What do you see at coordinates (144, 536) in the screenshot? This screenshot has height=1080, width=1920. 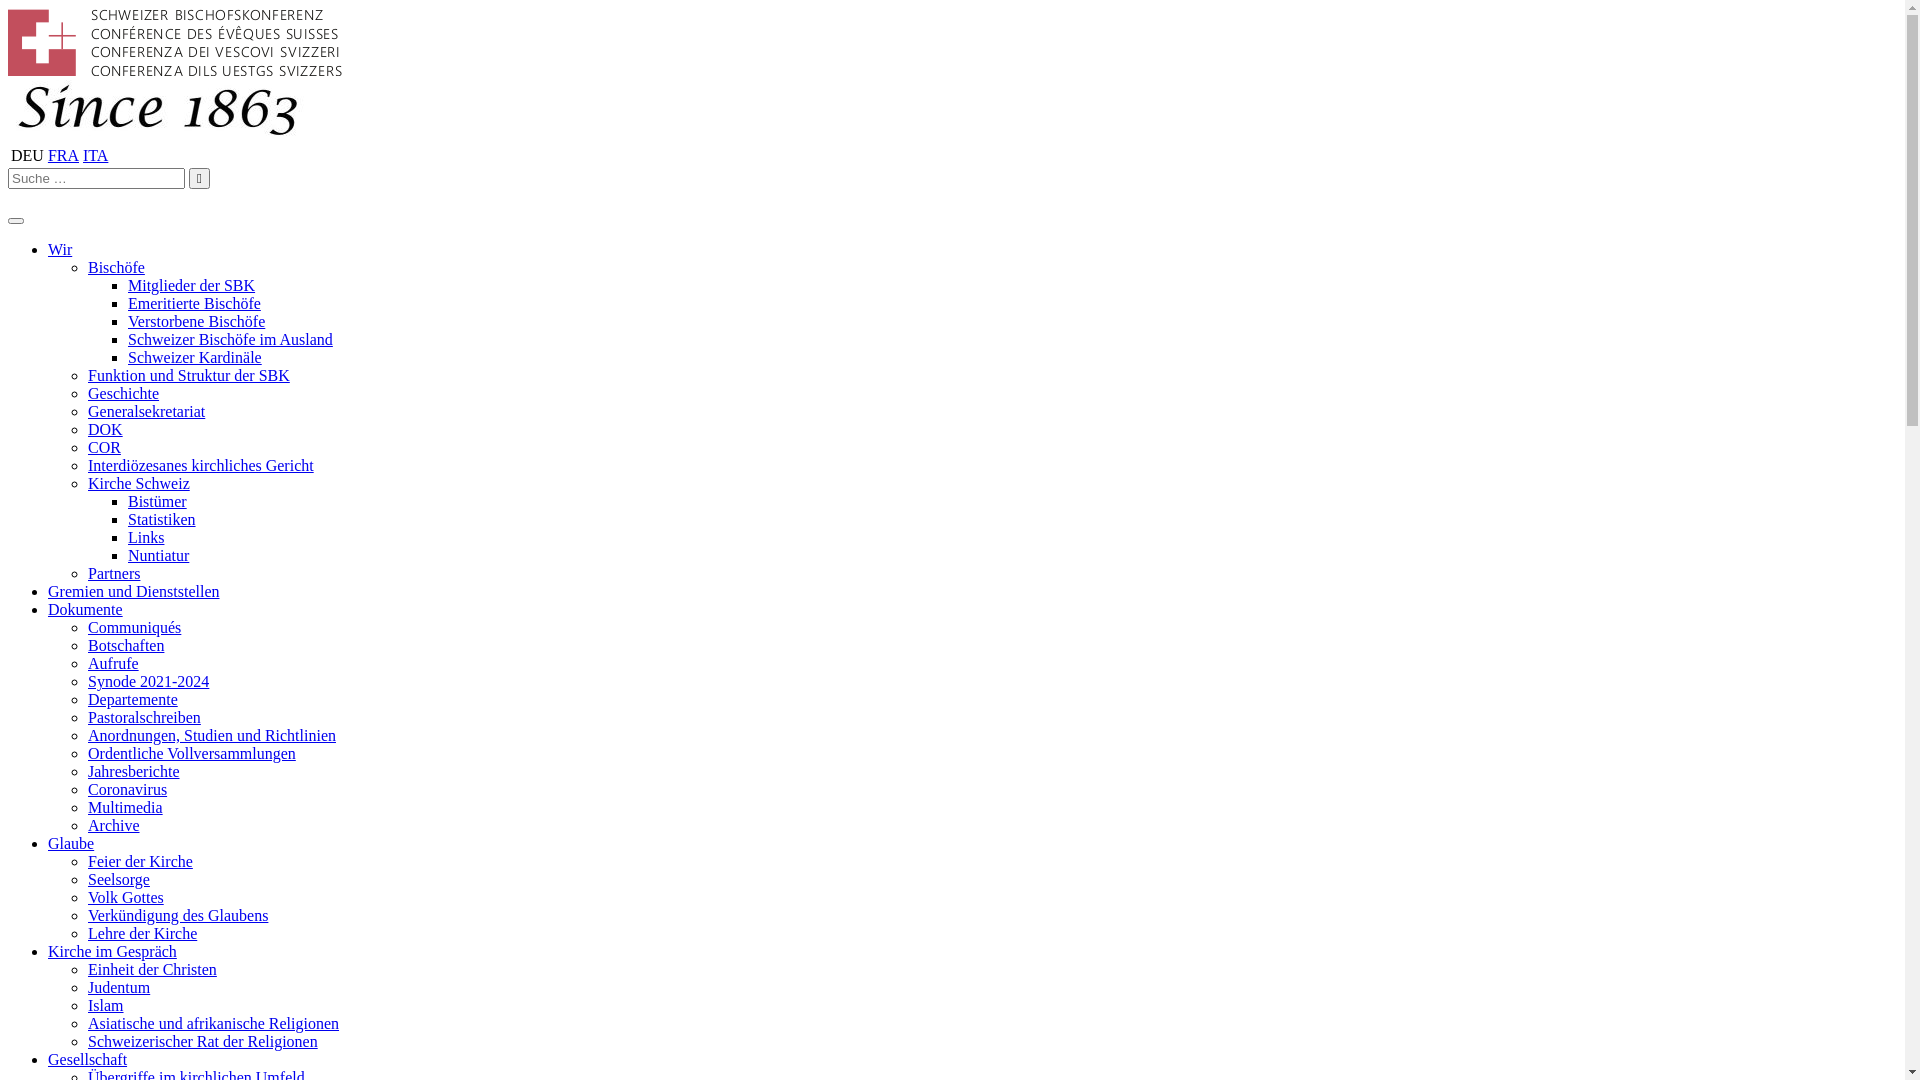 I see `'Links'` at bounding box center [144, 536].